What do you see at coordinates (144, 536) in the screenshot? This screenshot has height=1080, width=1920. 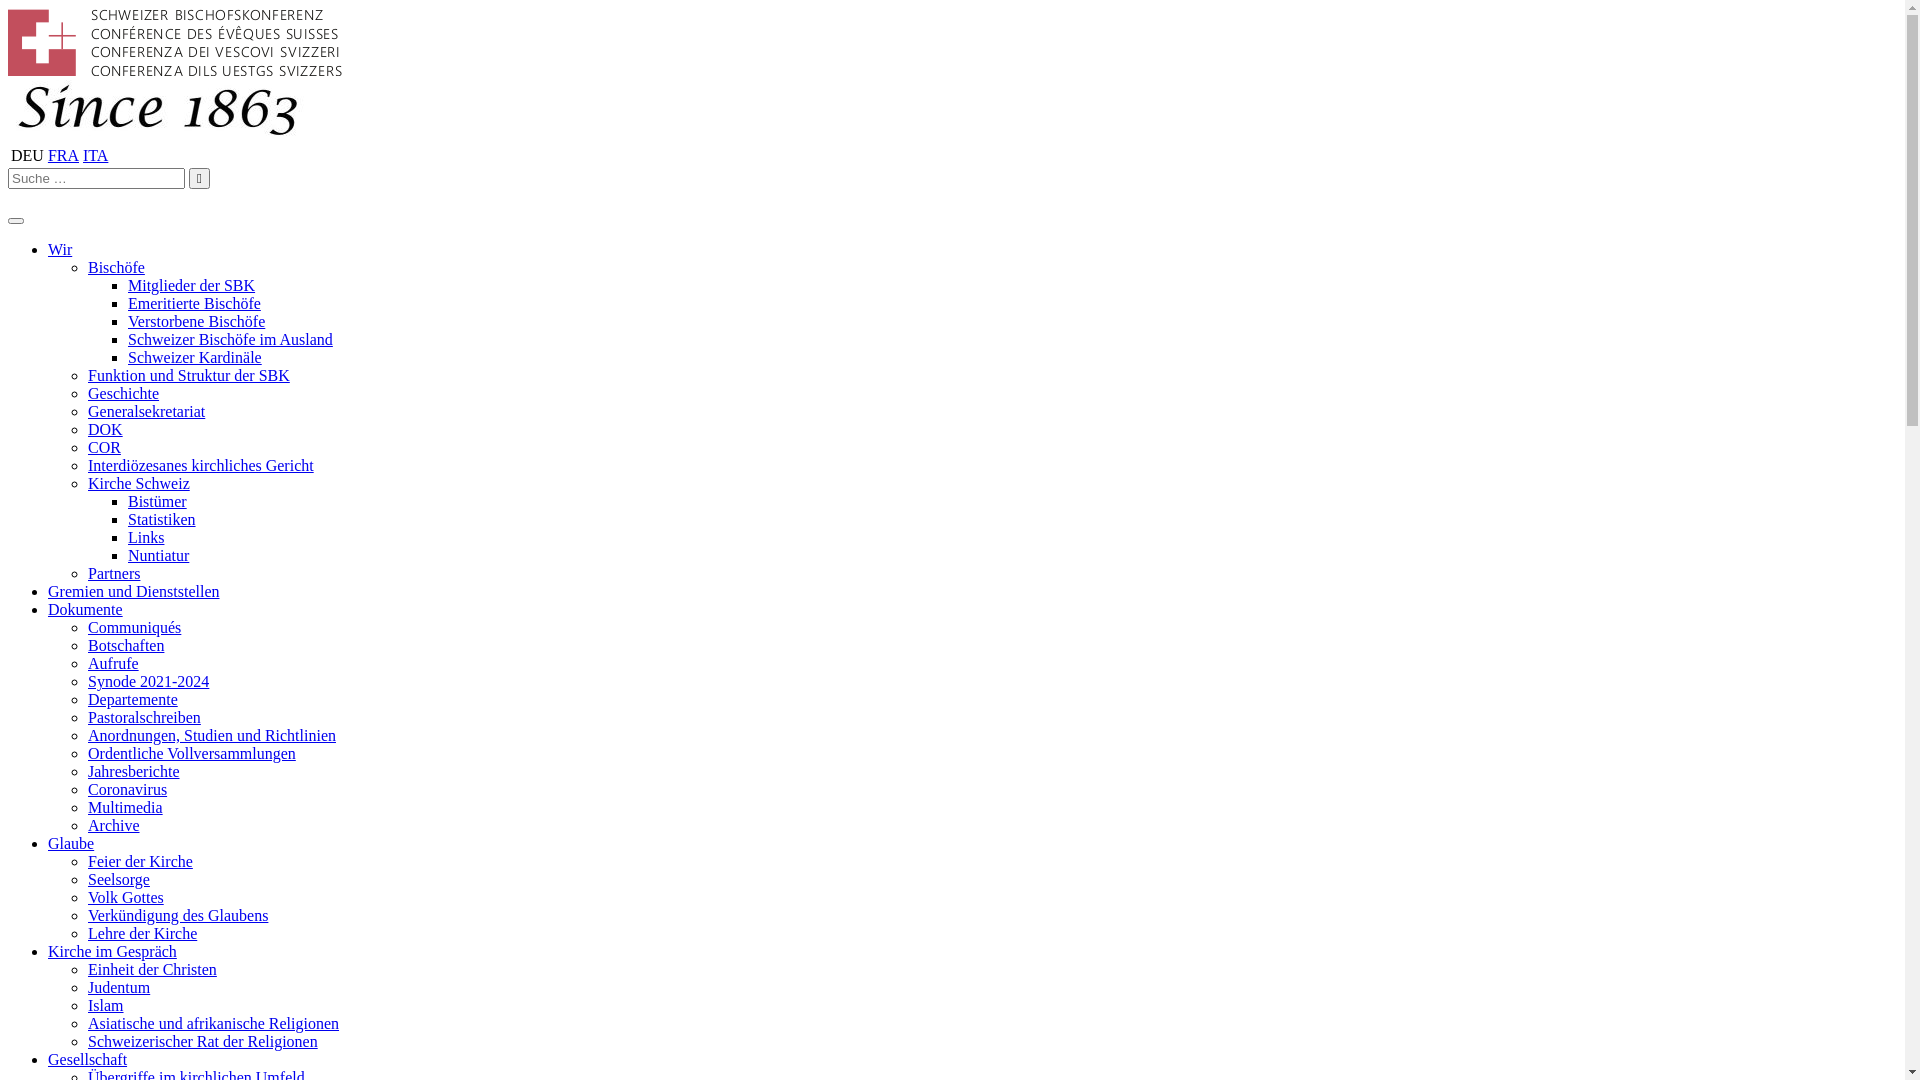 I see `'Links'` at bounding box center [144, 536].